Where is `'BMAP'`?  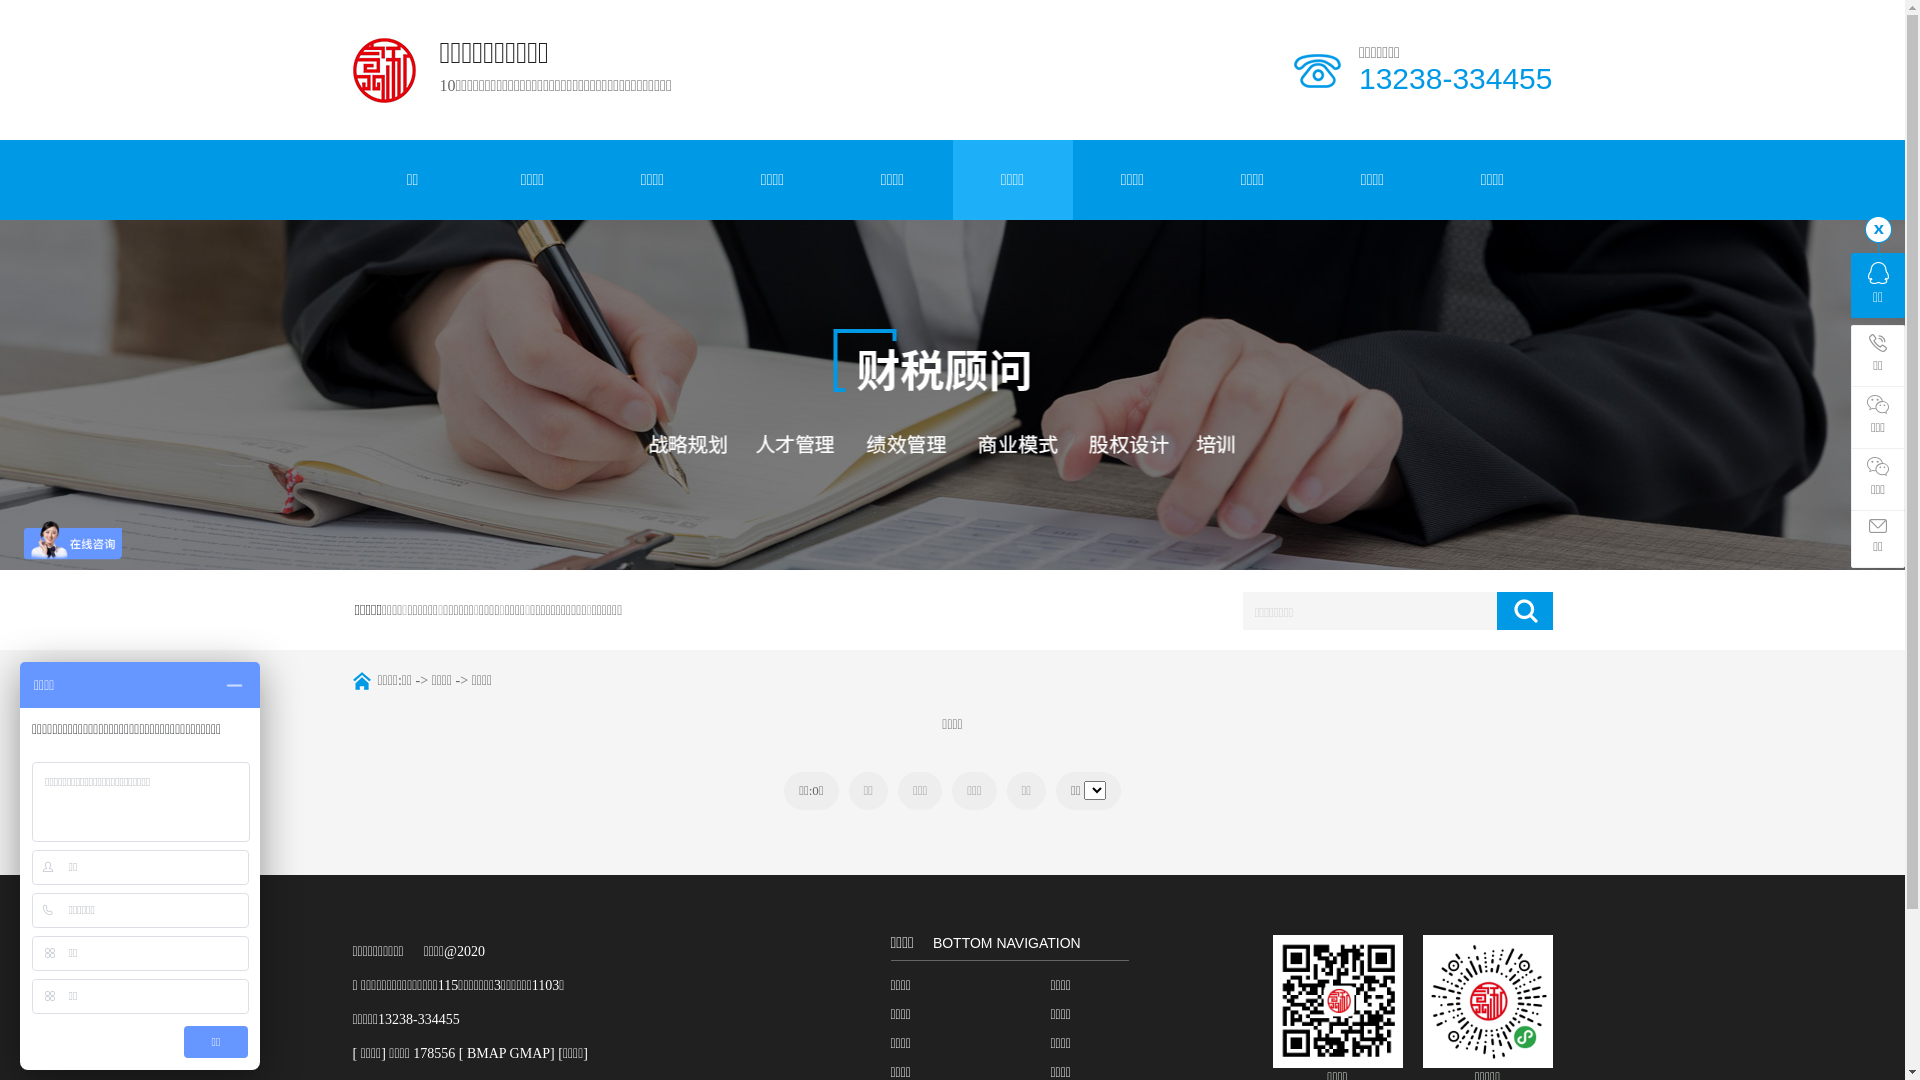
'BMAP' is located at coordinates (486, 1052).